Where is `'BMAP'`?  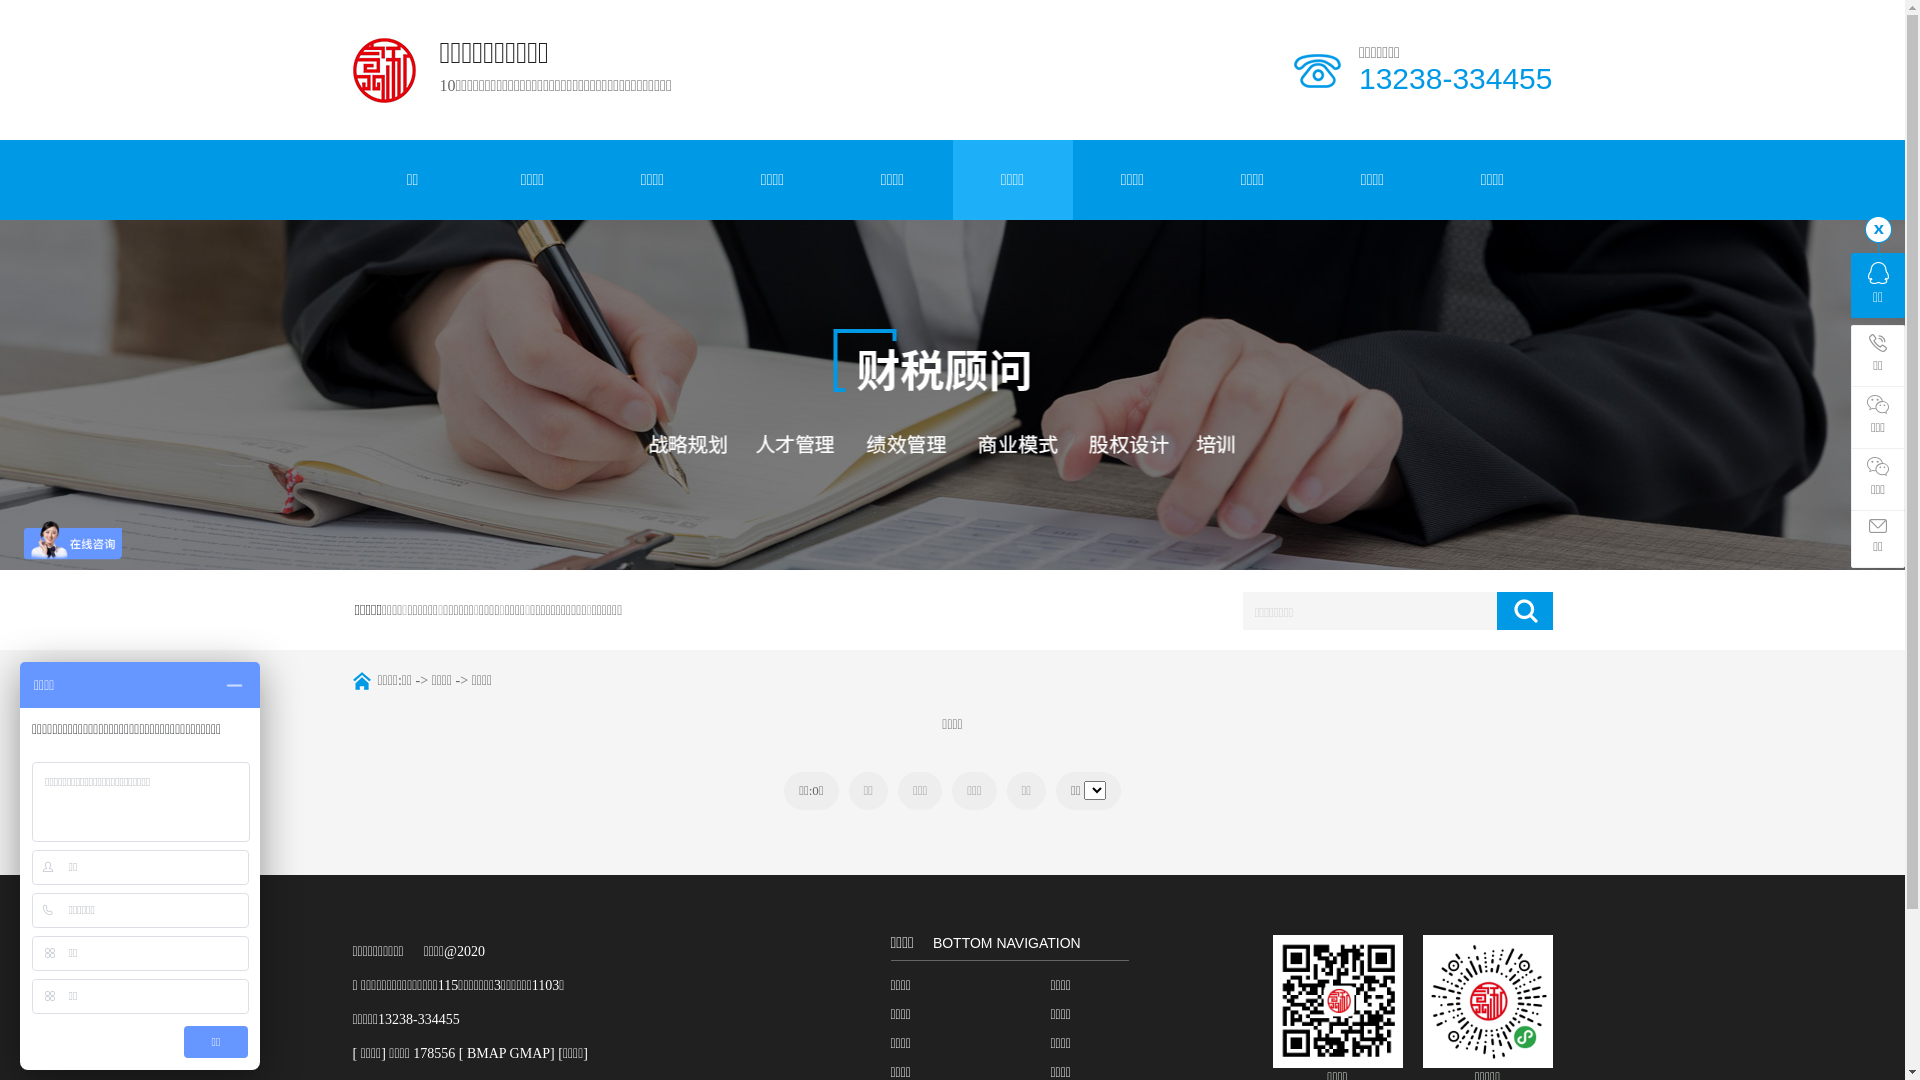
'BMAP' is located at coordinates (486, 1052).